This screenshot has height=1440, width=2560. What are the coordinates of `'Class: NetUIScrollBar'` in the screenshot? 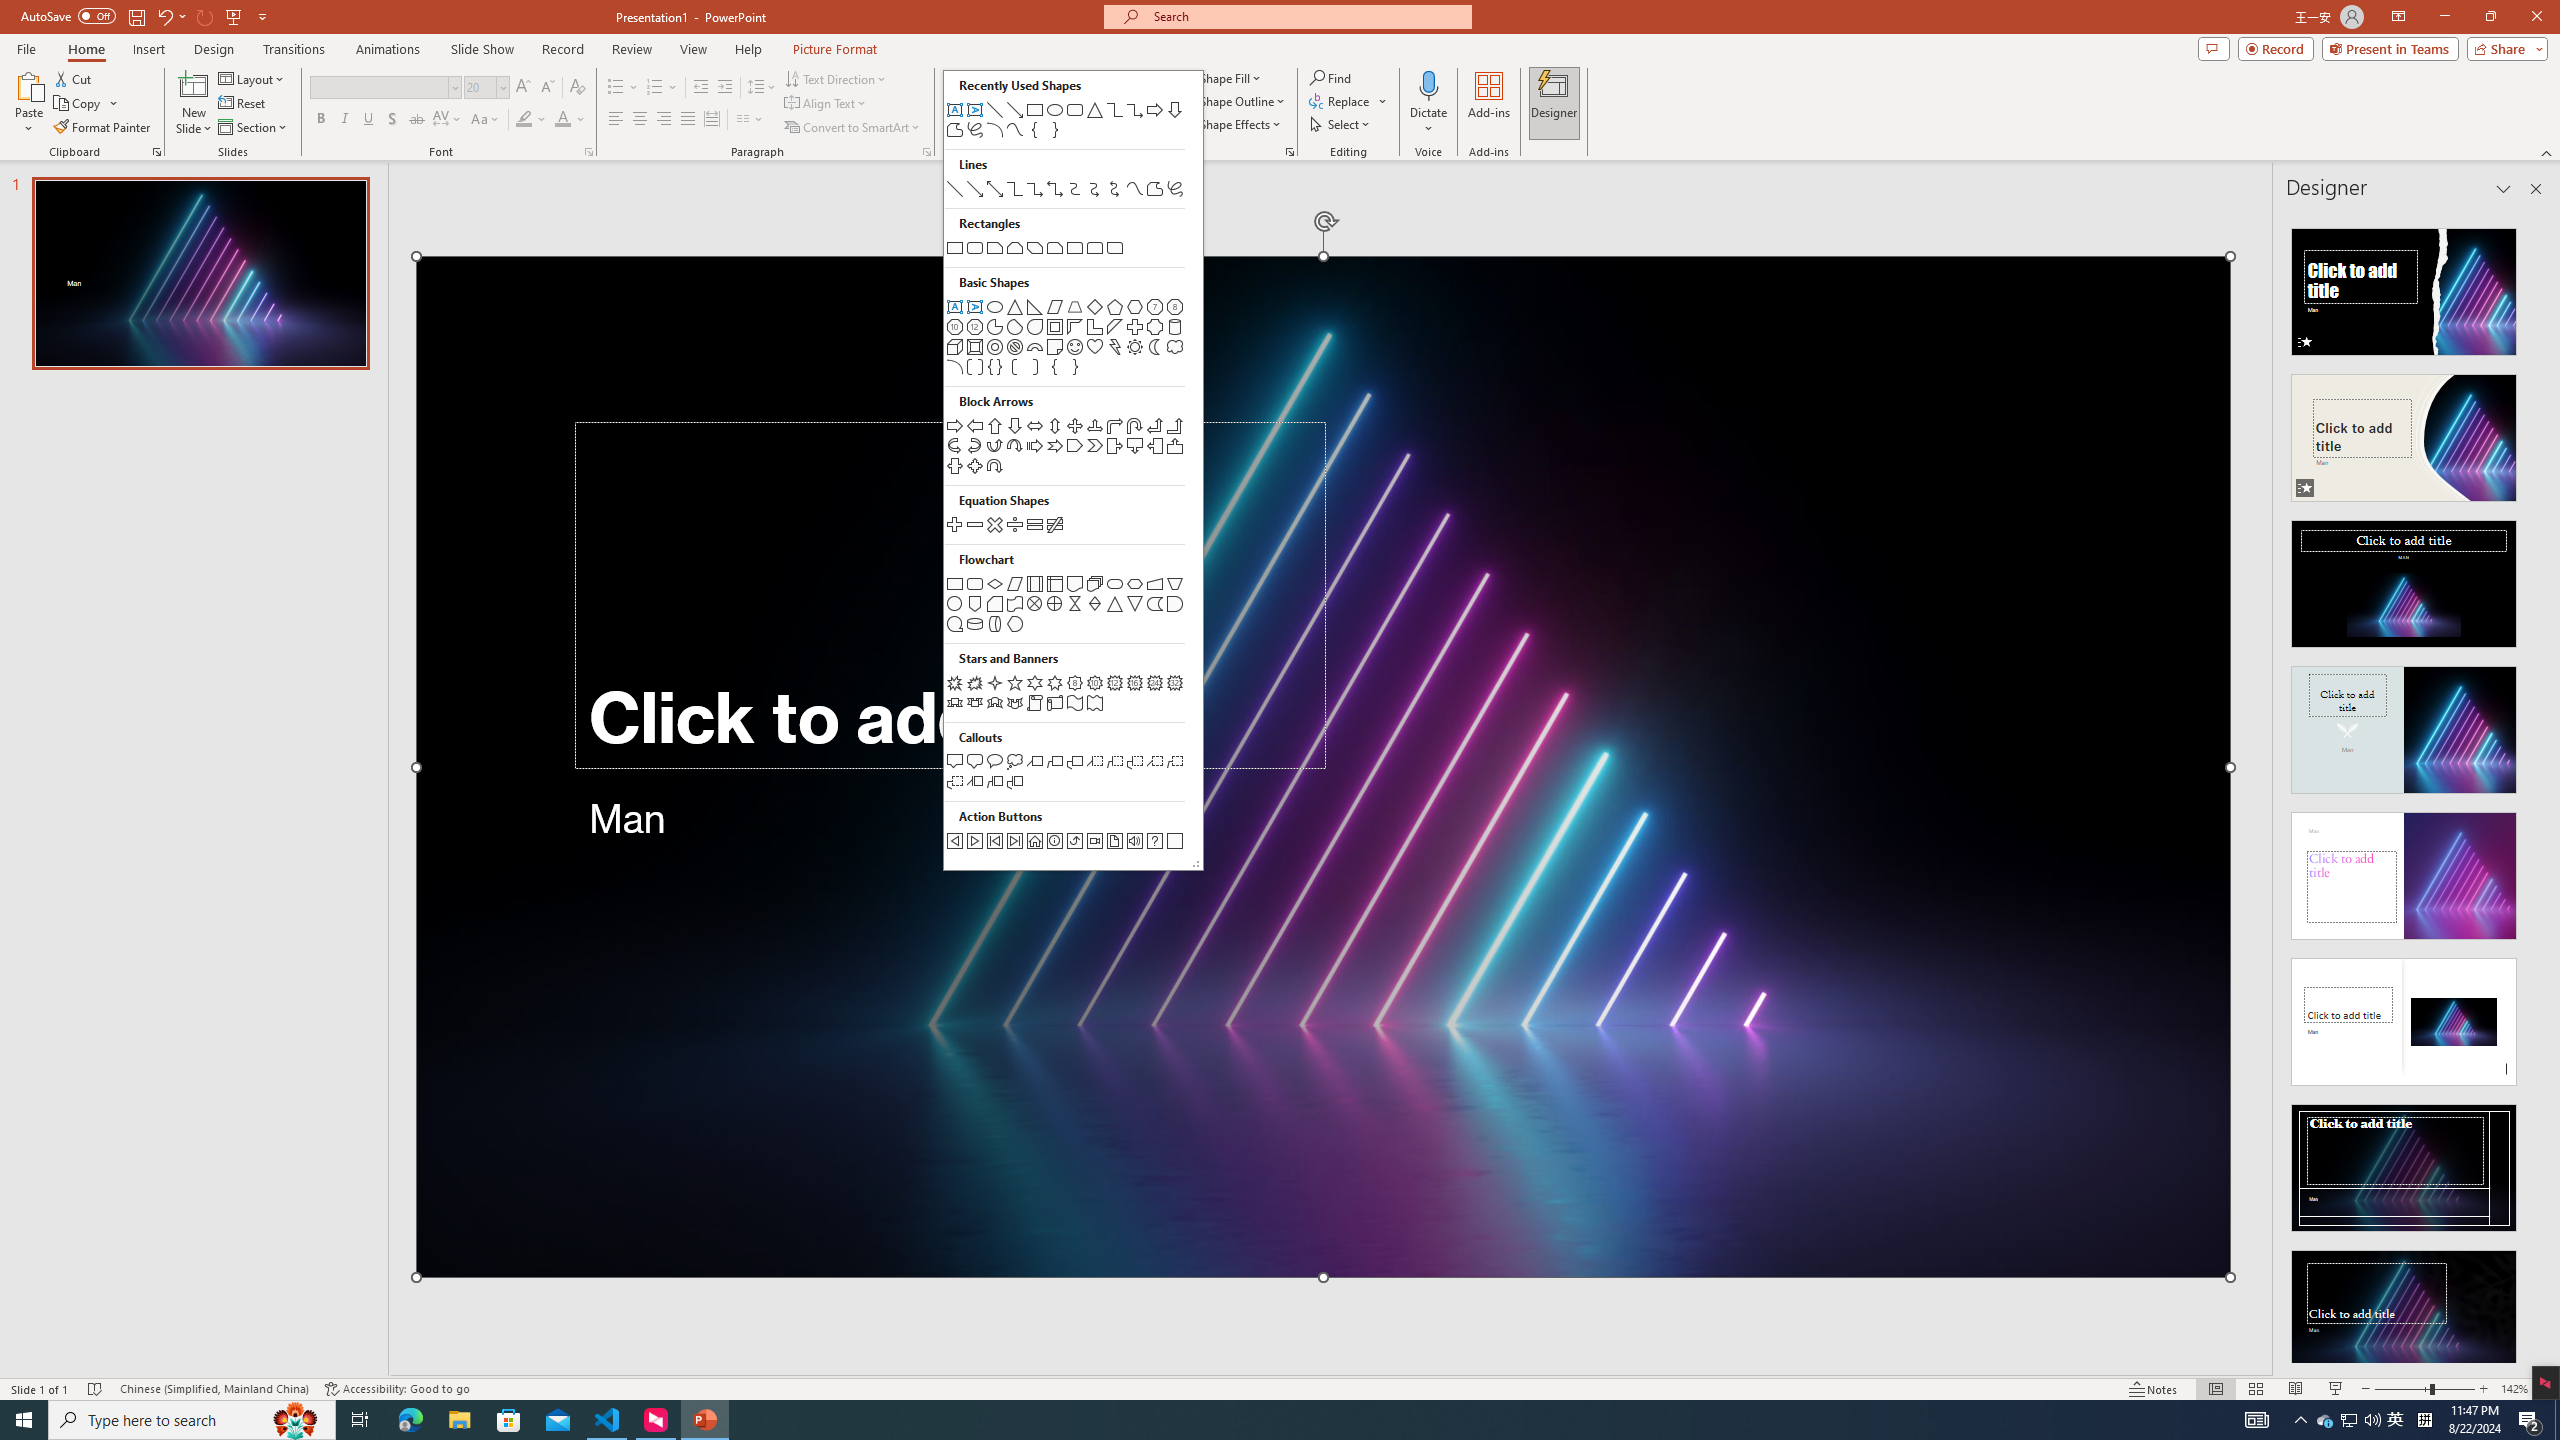 It's located at (2533, 786).